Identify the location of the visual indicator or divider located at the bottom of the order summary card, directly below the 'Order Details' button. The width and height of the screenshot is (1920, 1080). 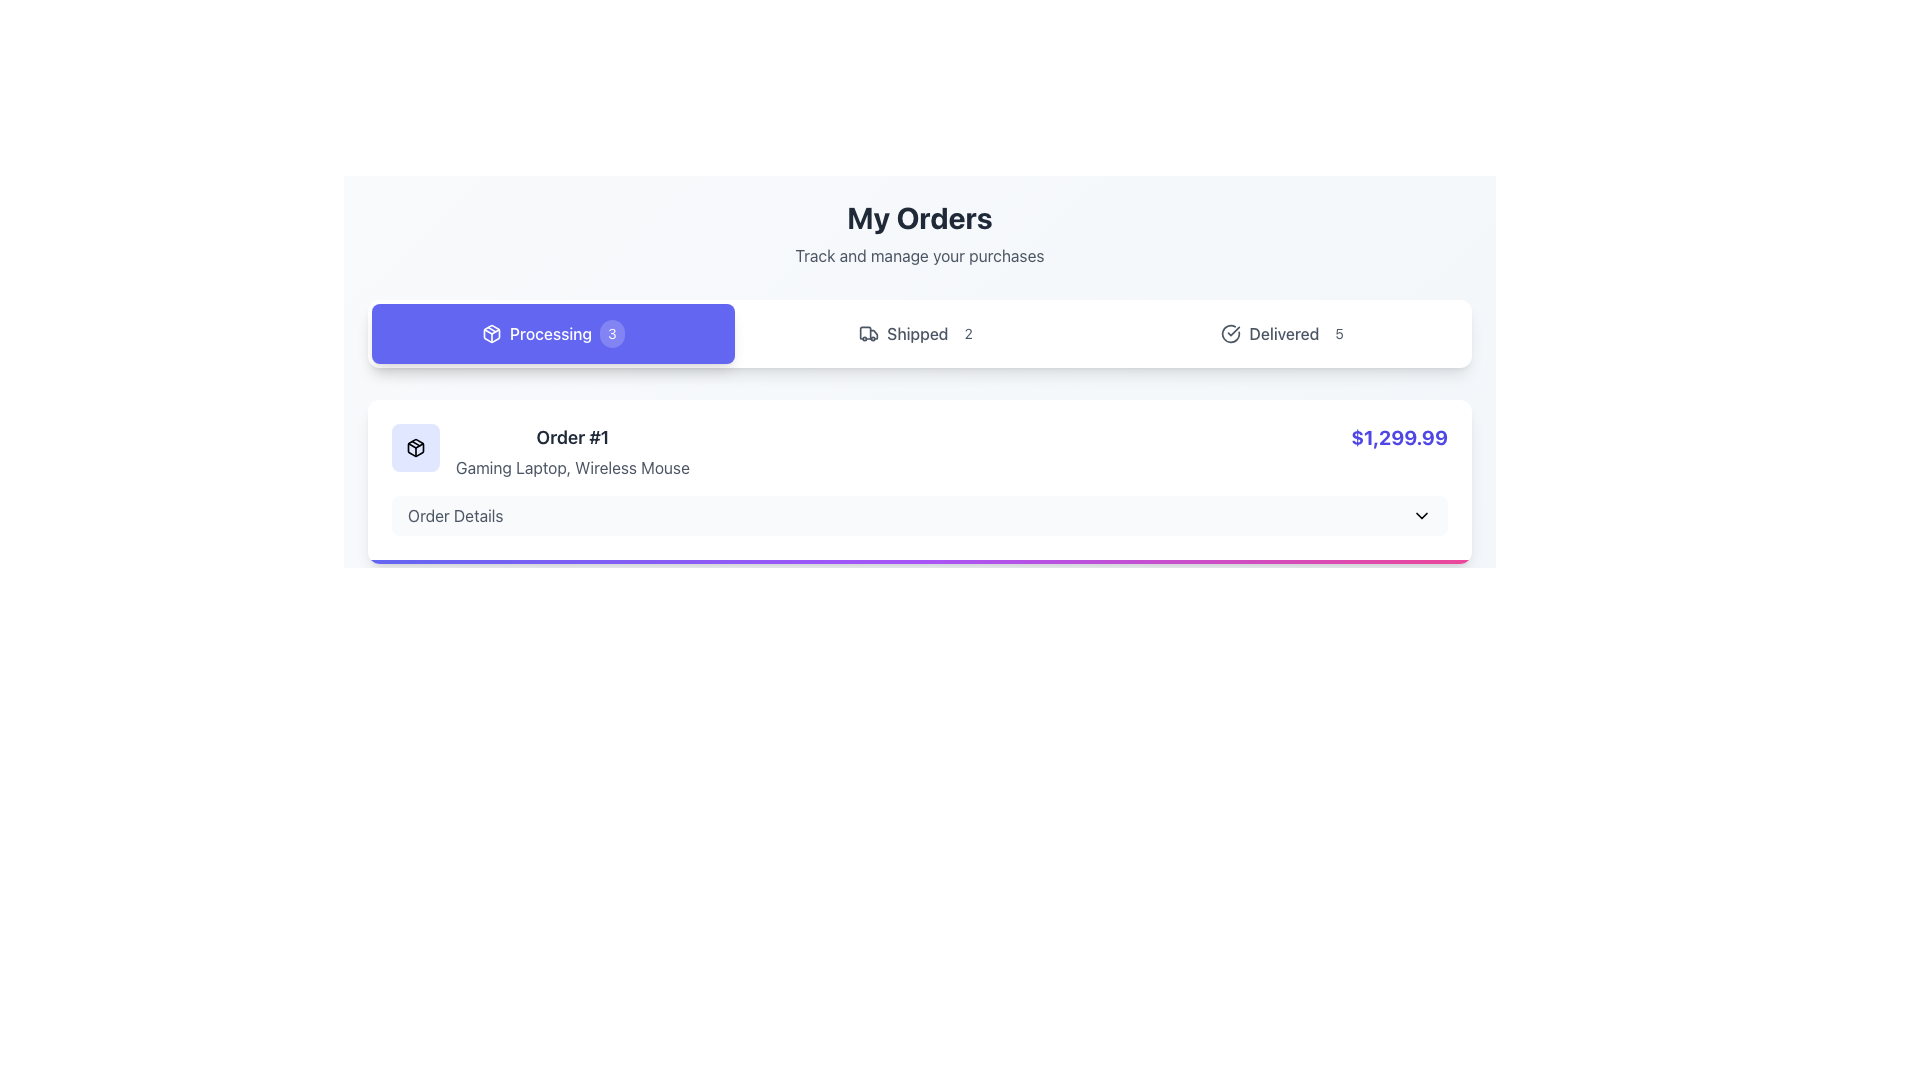
(919, 562).